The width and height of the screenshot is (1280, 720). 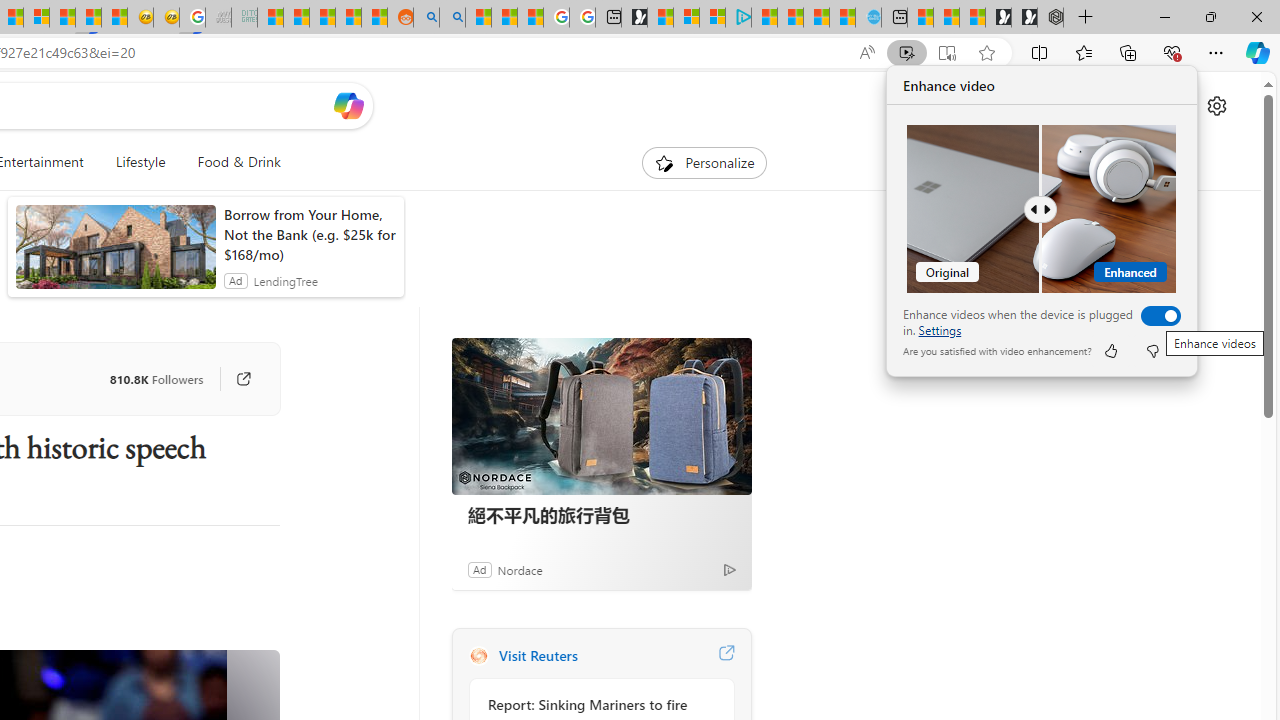 What do you see at coordinates (633, 17) in the screenshot?
I see `'Microsoft Start Gaming'` at bounding box center [633, 17].